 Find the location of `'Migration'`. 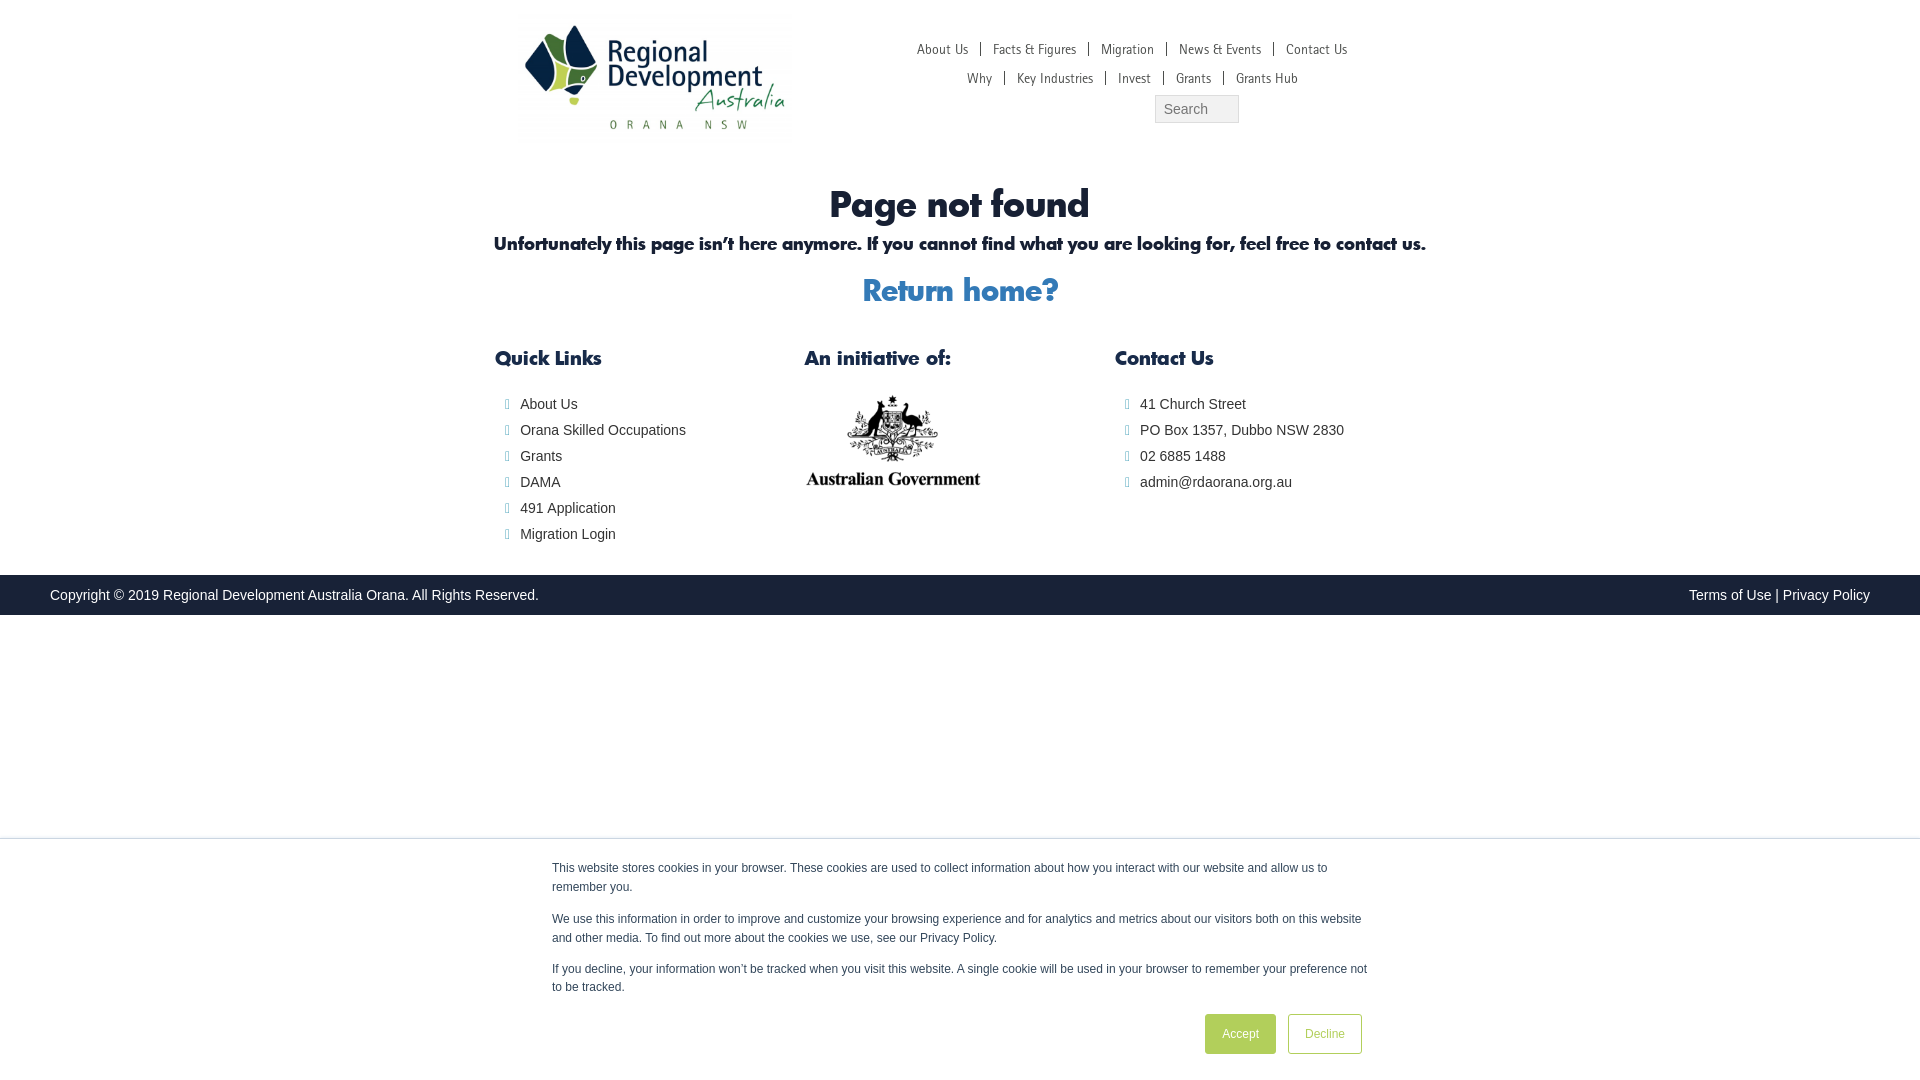

'Migration' is located at coordinates (1127, 48).